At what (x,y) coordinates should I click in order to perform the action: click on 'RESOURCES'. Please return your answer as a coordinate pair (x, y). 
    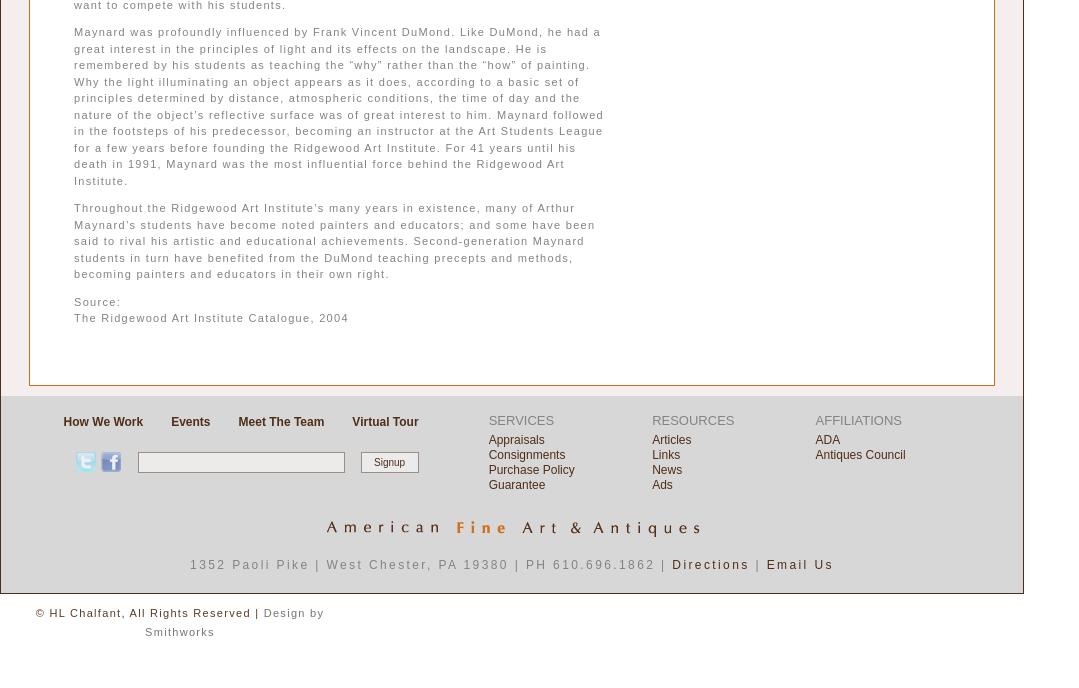
    Looking at the image, I should click on (693, 419).